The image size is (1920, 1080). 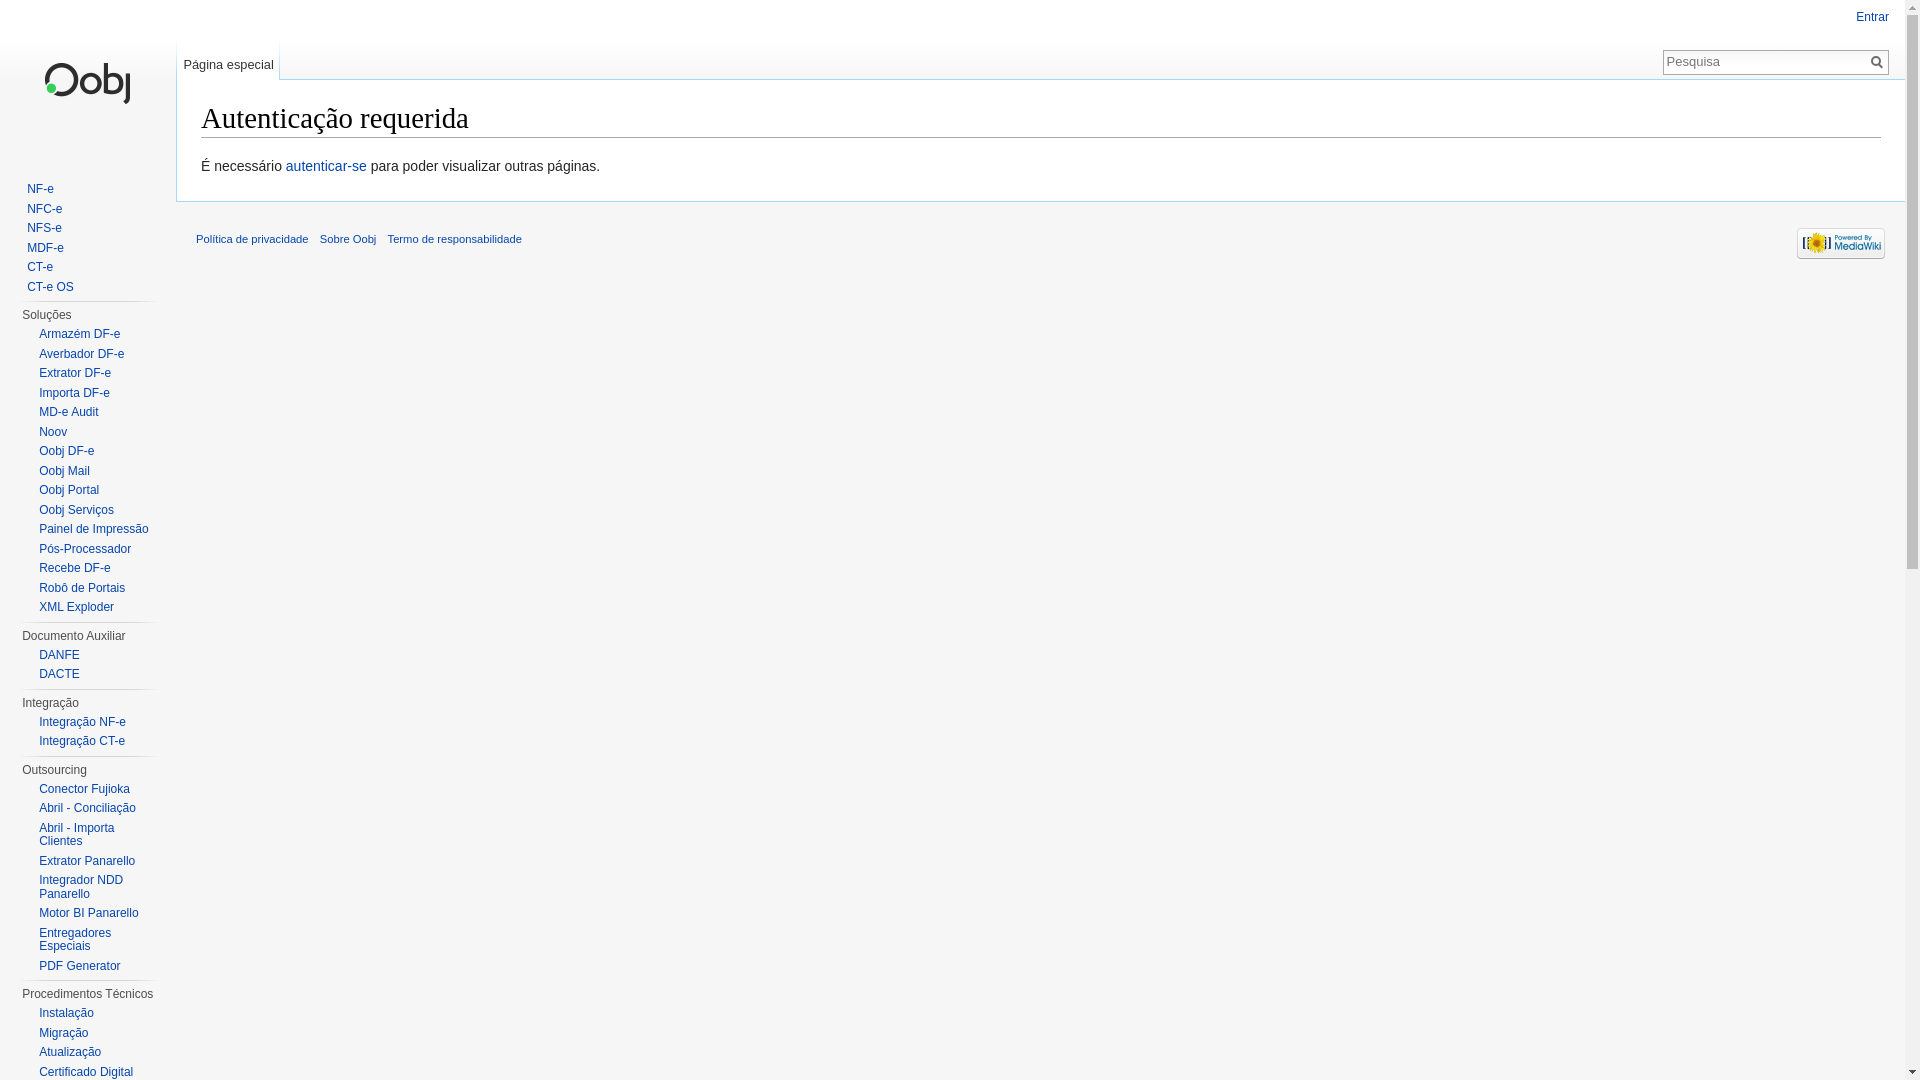 What do you see at coordinates (52, 430) in the screenshot?
I see `'Noov'` at bounding box center [52, 430].